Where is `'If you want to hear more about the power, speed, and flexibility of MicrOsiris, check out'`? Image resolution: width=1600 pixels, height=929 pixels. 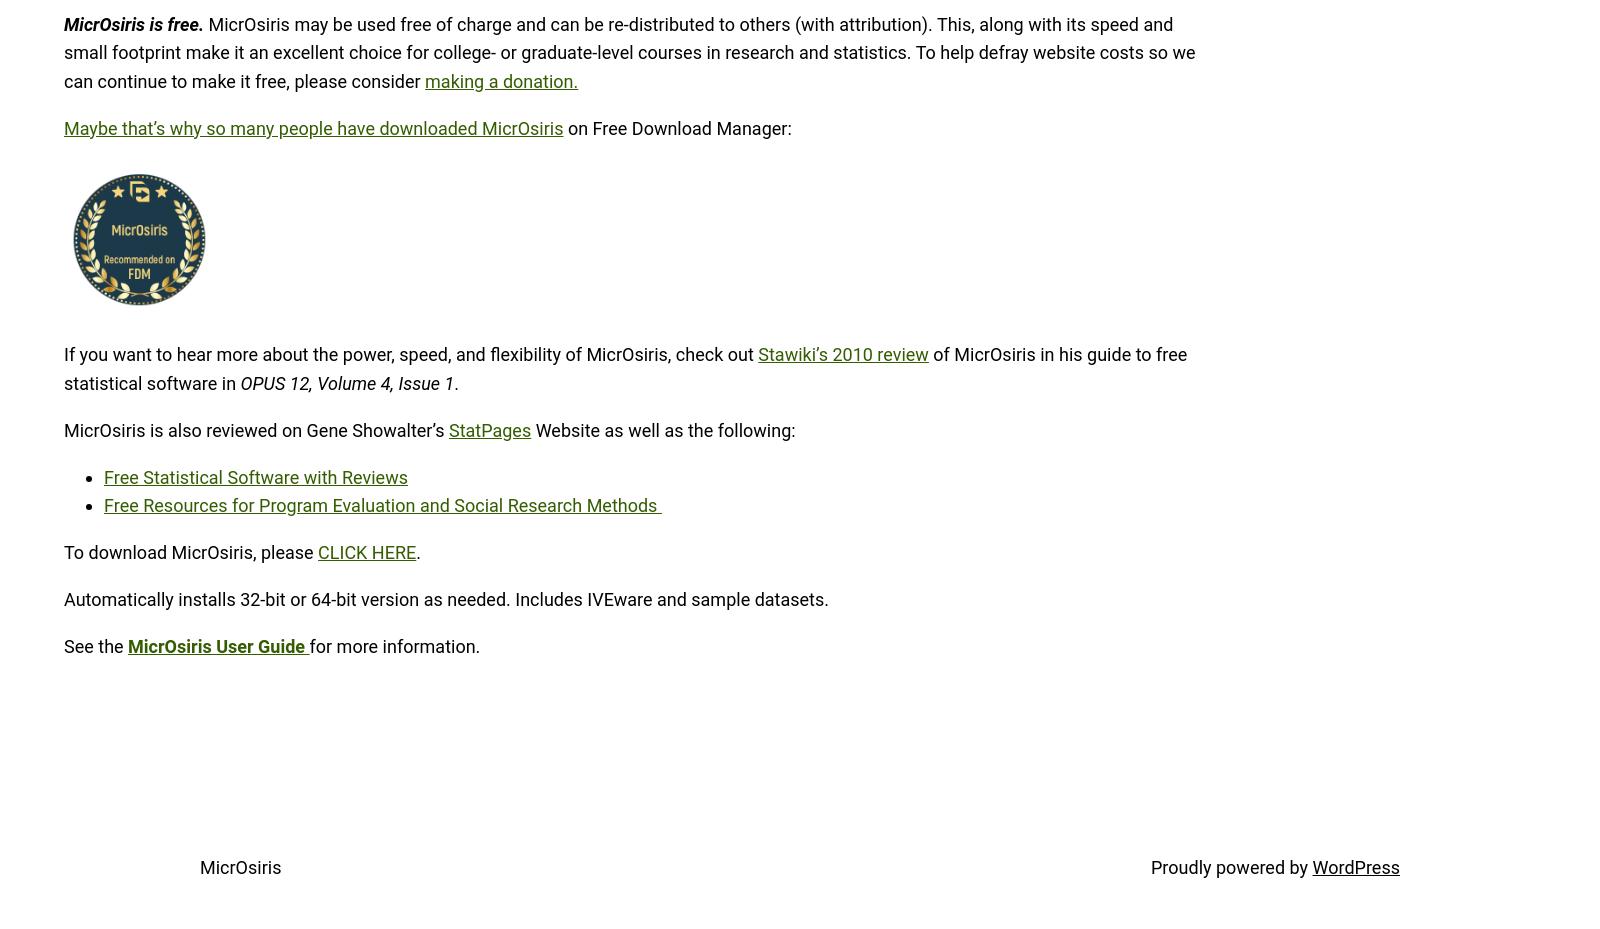
'If you want to hear more about the power, speed, and flexibility of MicrOsiris, check out' is located at coordinates (410, 354).